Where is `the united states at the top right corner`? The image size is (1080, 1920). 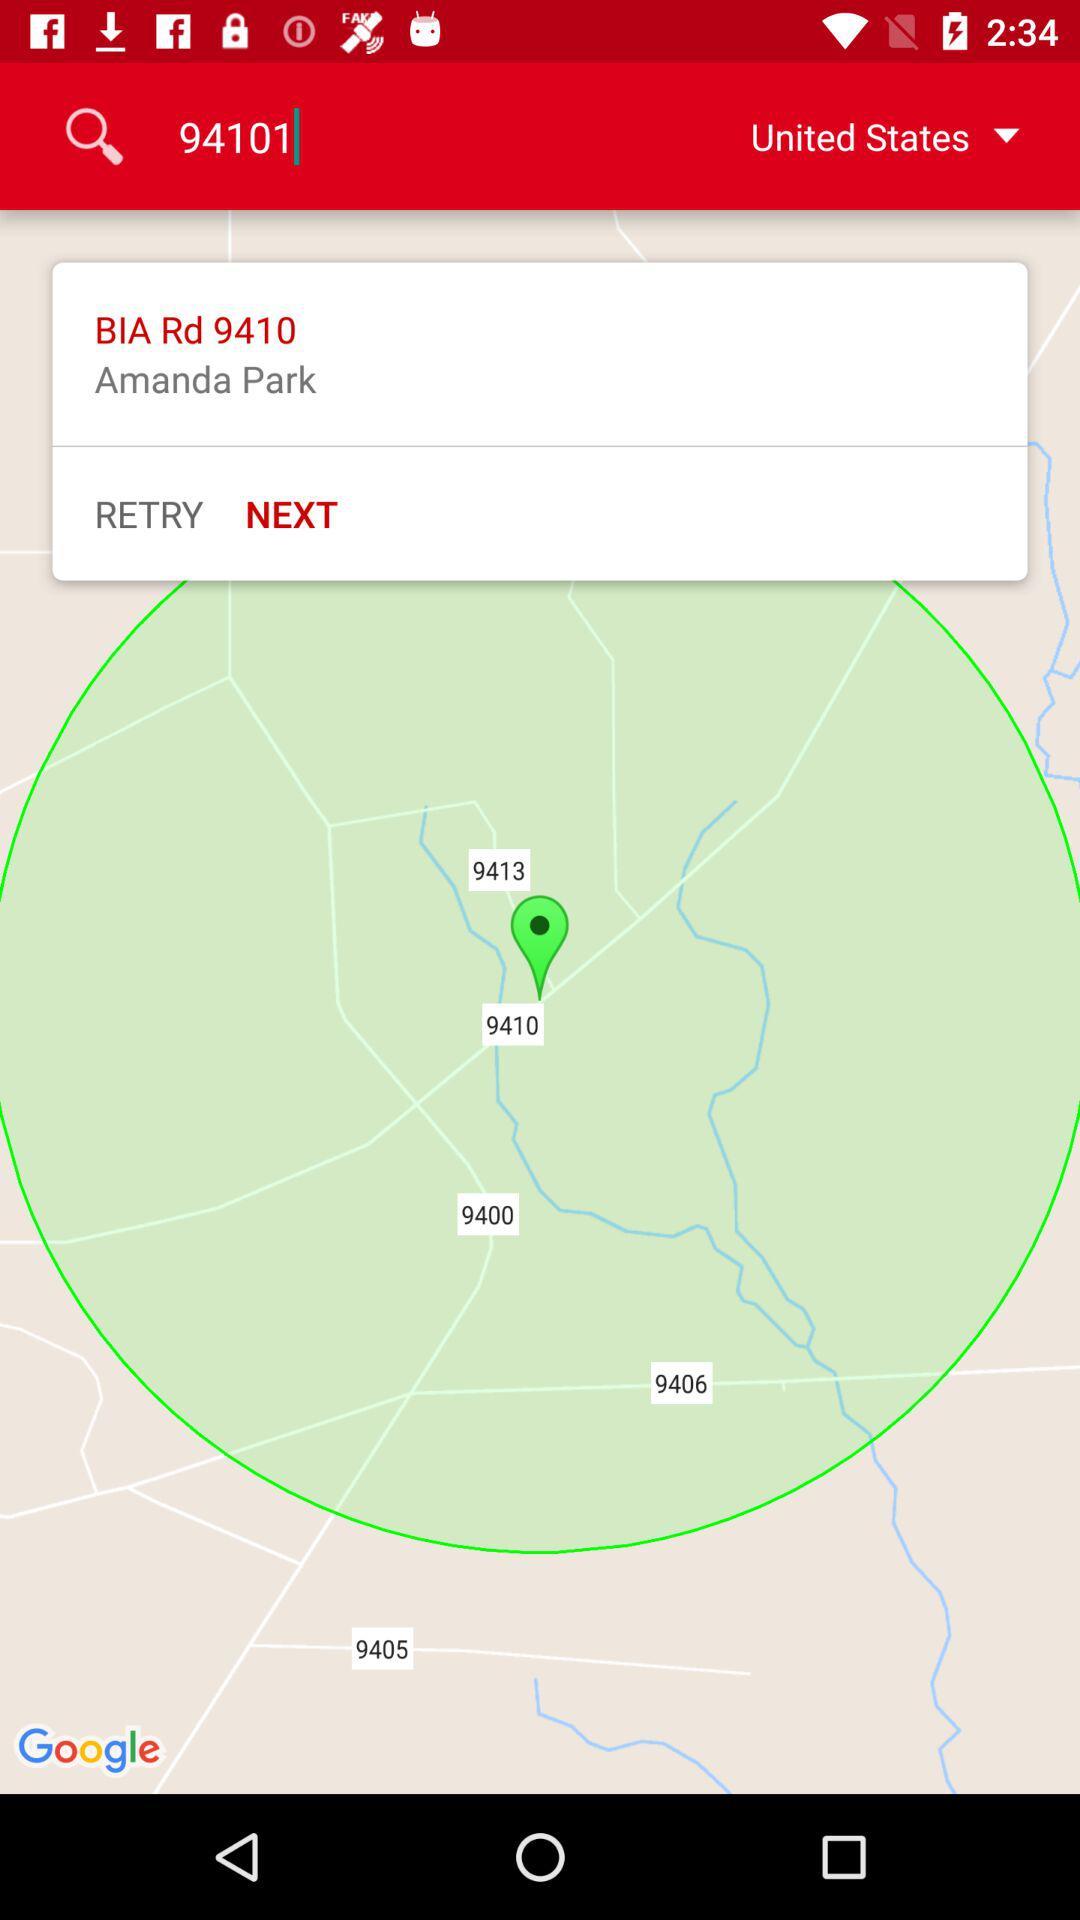 the united states at the top right corner is located at coordinates (853, 135).